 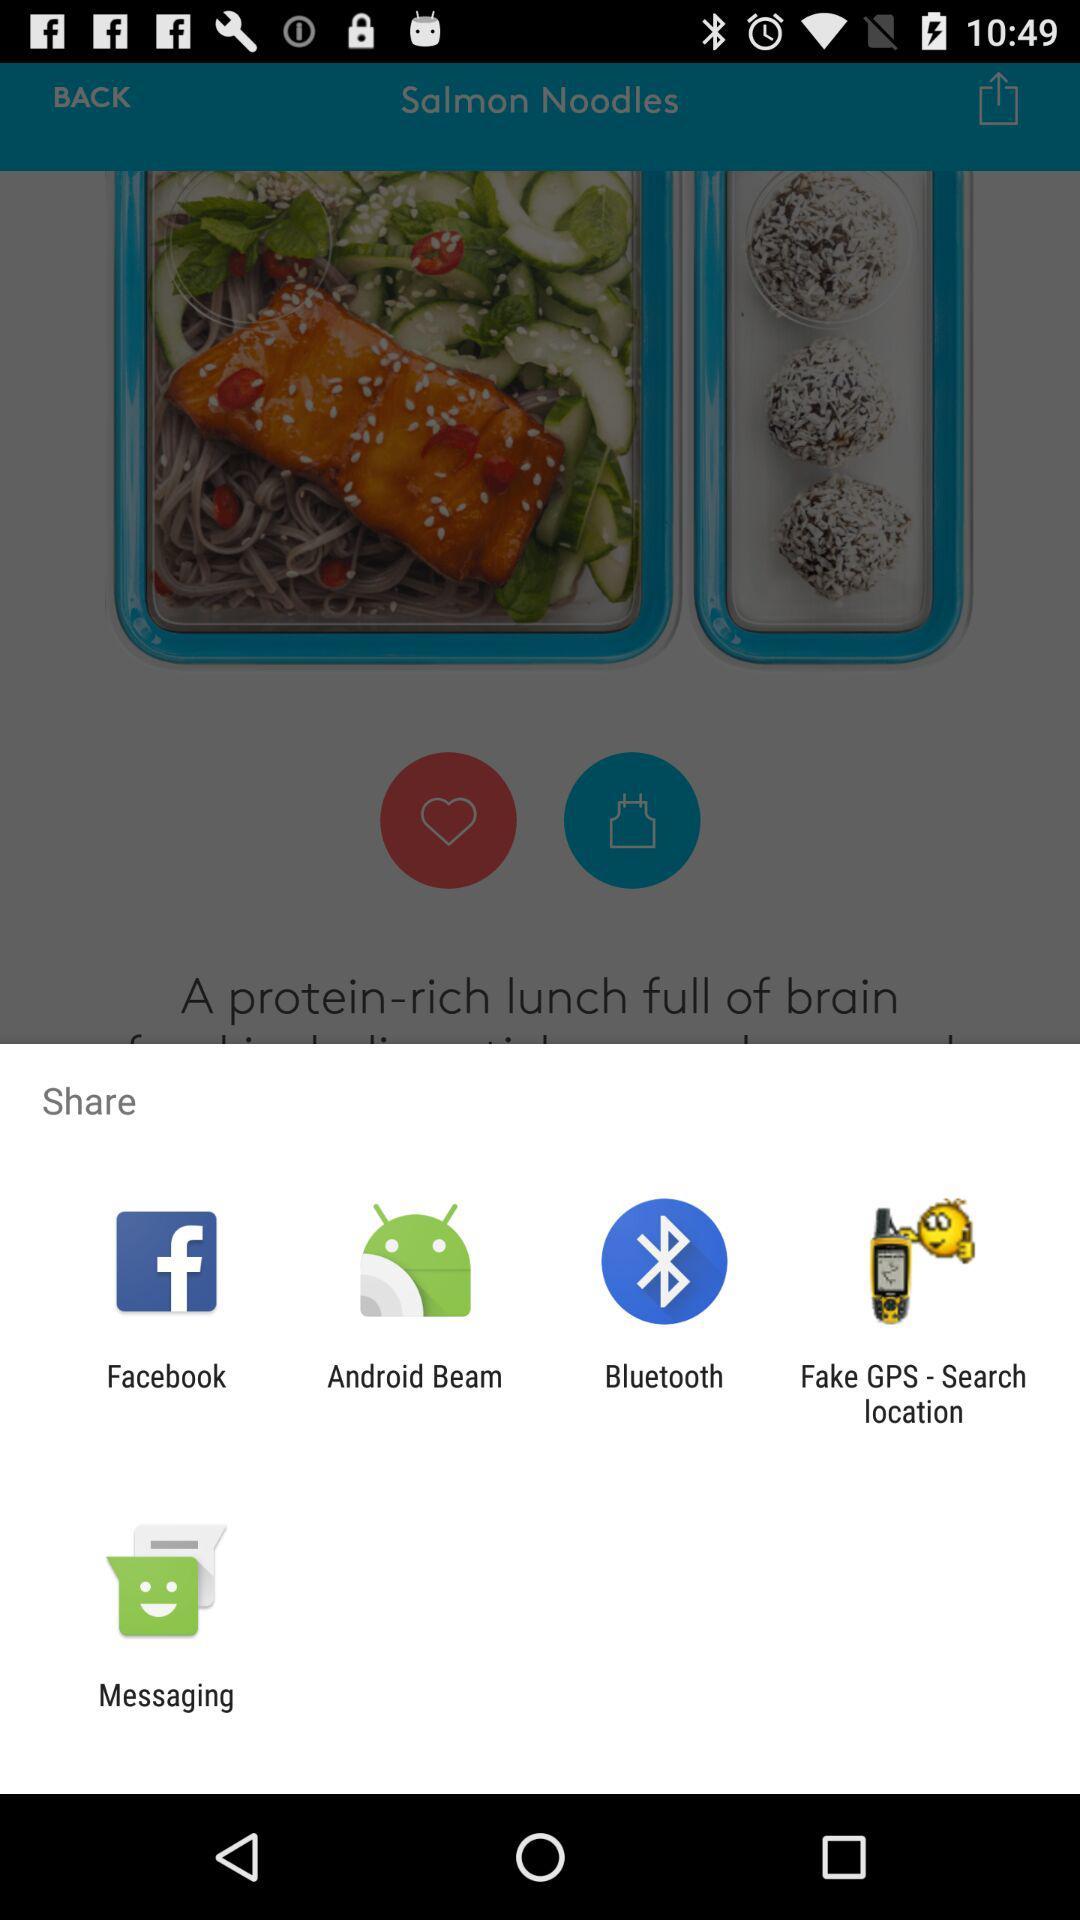 I want to click on the app next to bluetooth app, so click(x=414, y=1392).